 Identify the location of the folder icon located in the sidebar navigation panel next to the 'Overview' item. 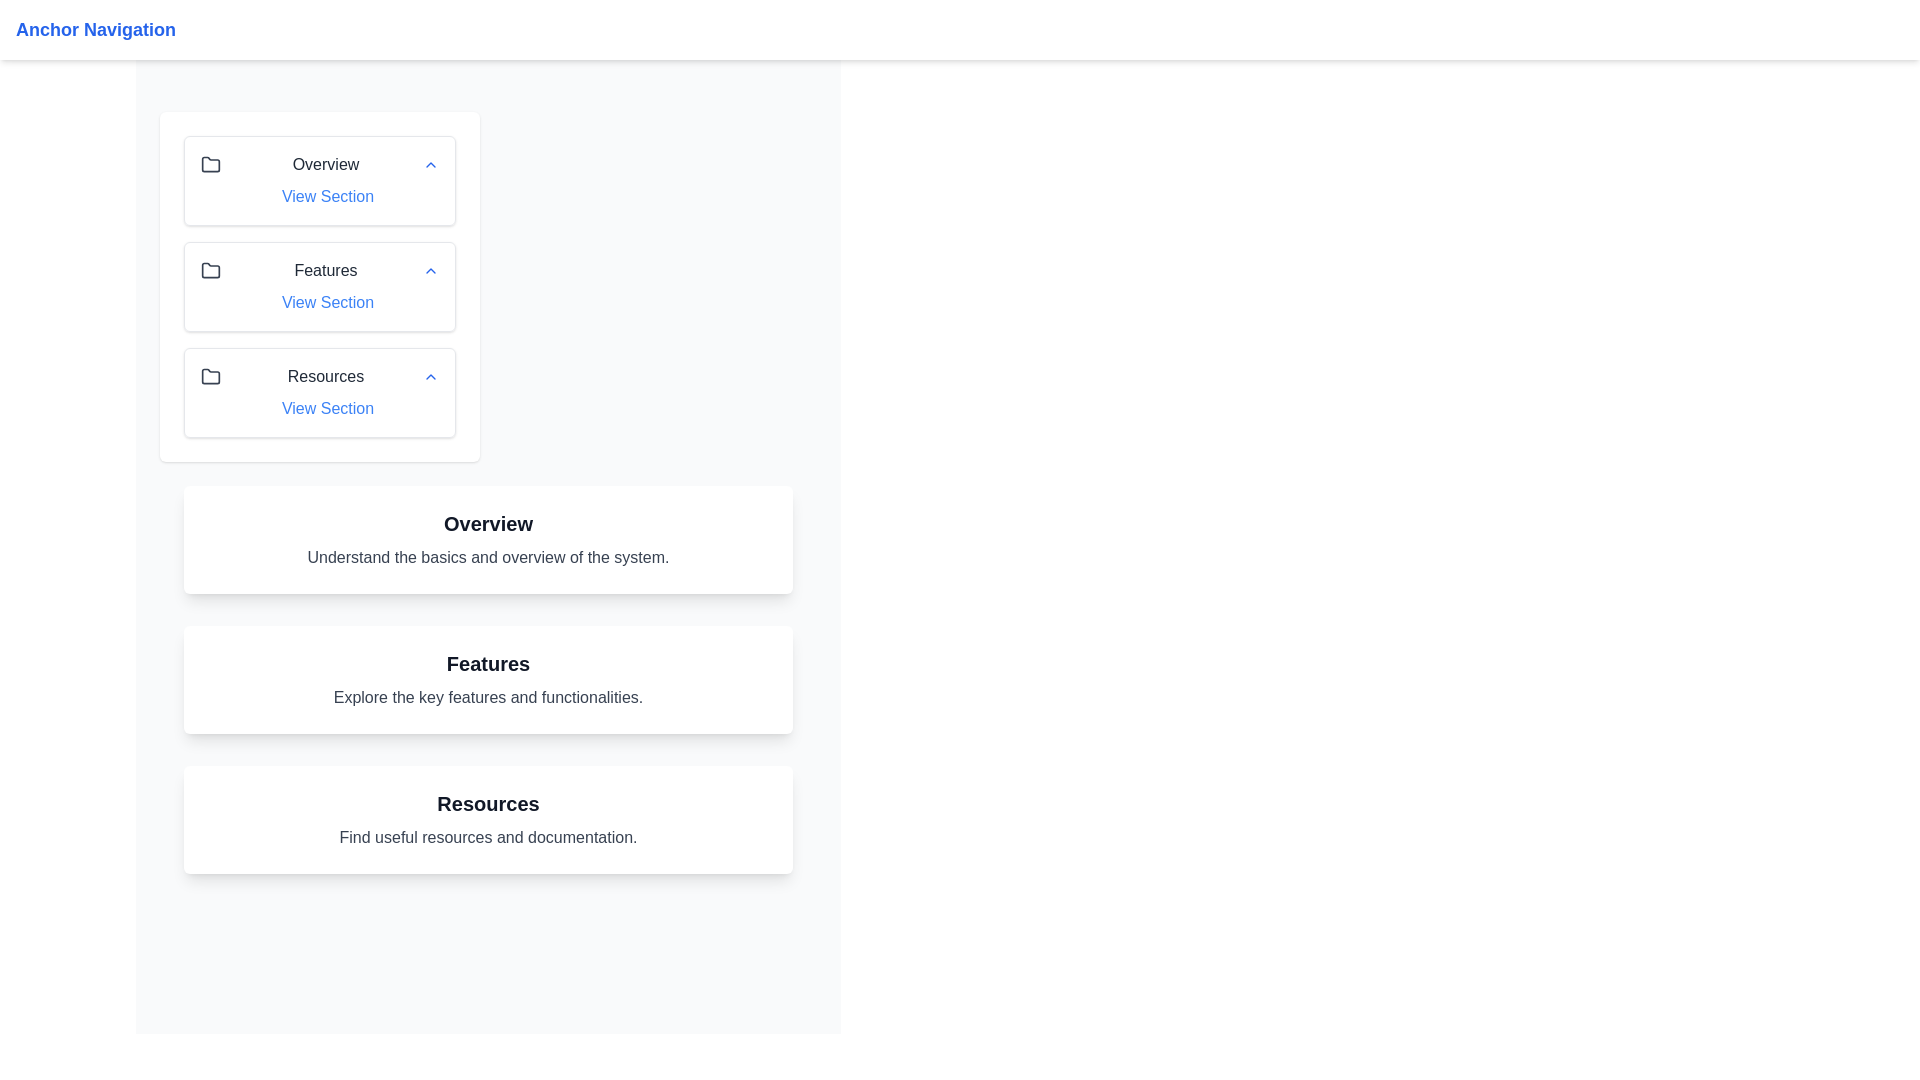
(211, 163).